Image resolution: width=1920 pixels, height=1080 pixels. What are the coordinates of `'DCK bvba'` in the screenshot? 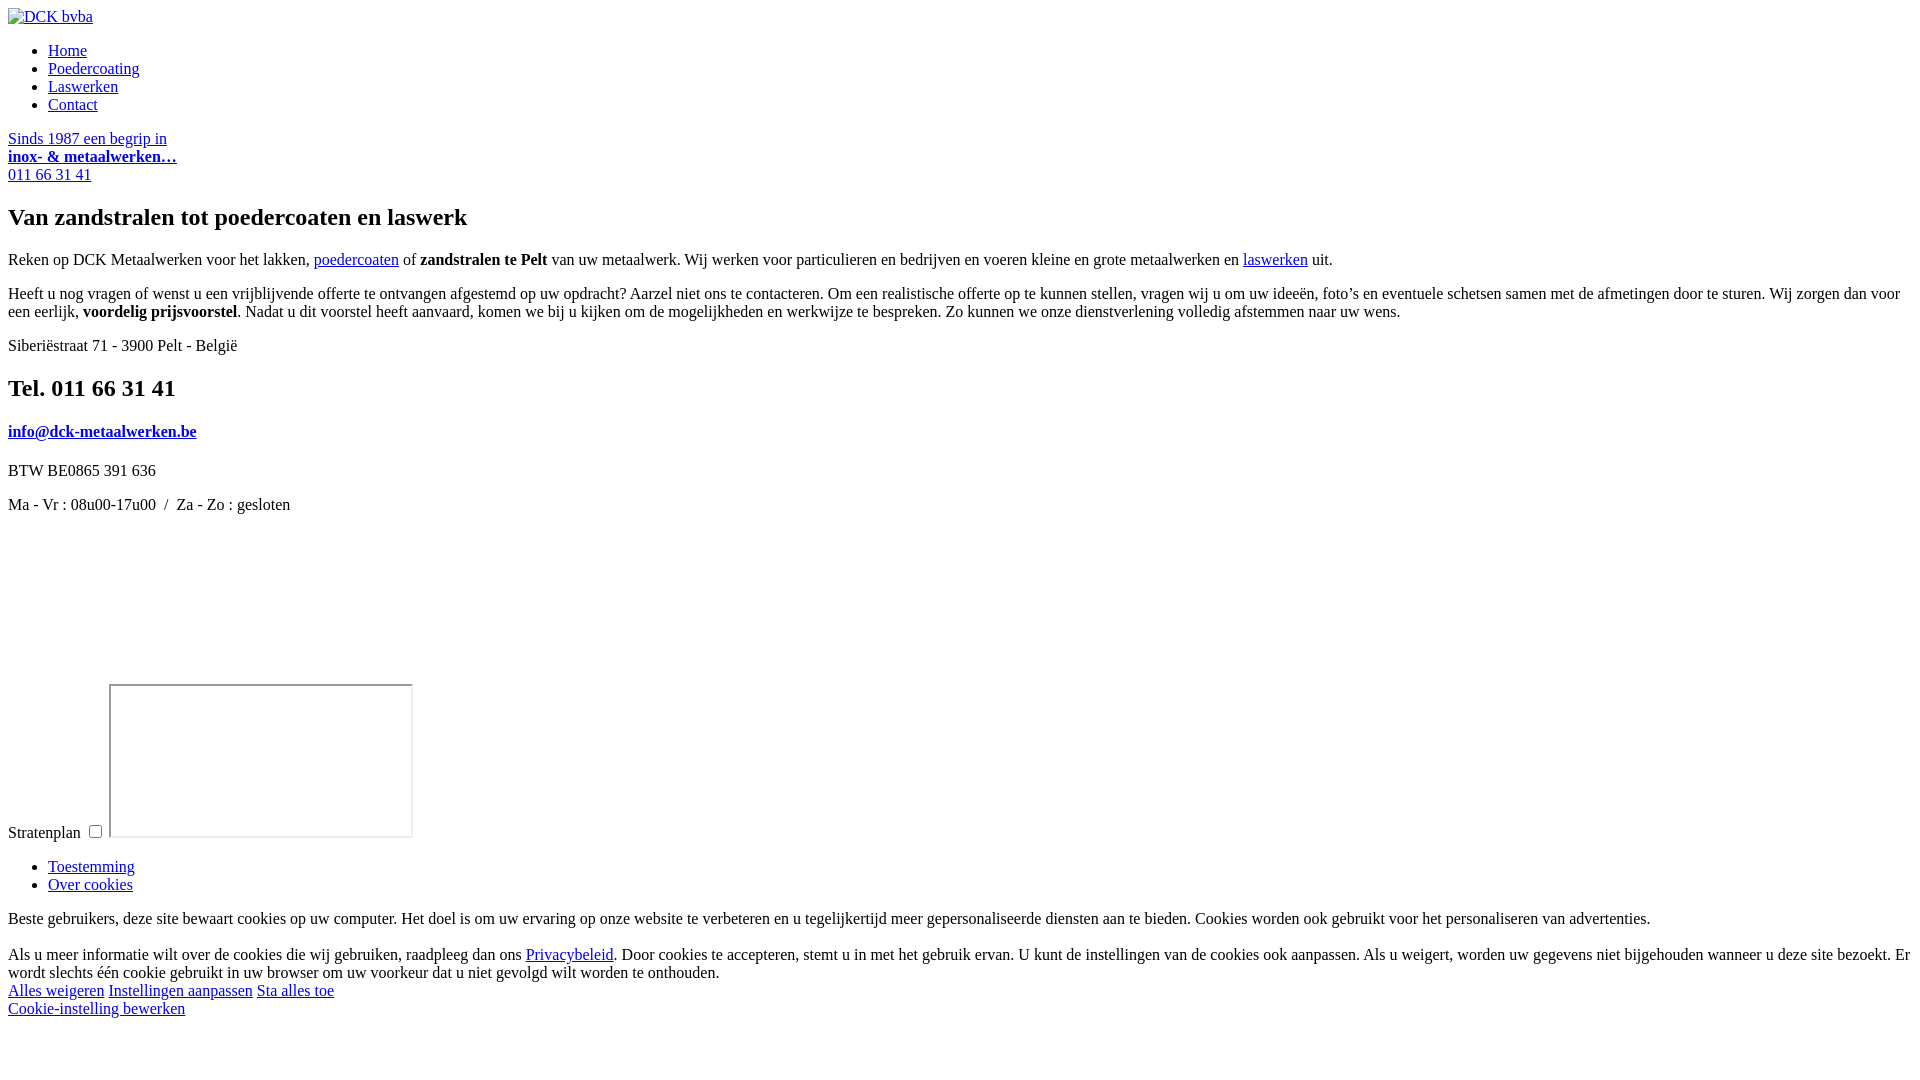 It's located at (50, 16).